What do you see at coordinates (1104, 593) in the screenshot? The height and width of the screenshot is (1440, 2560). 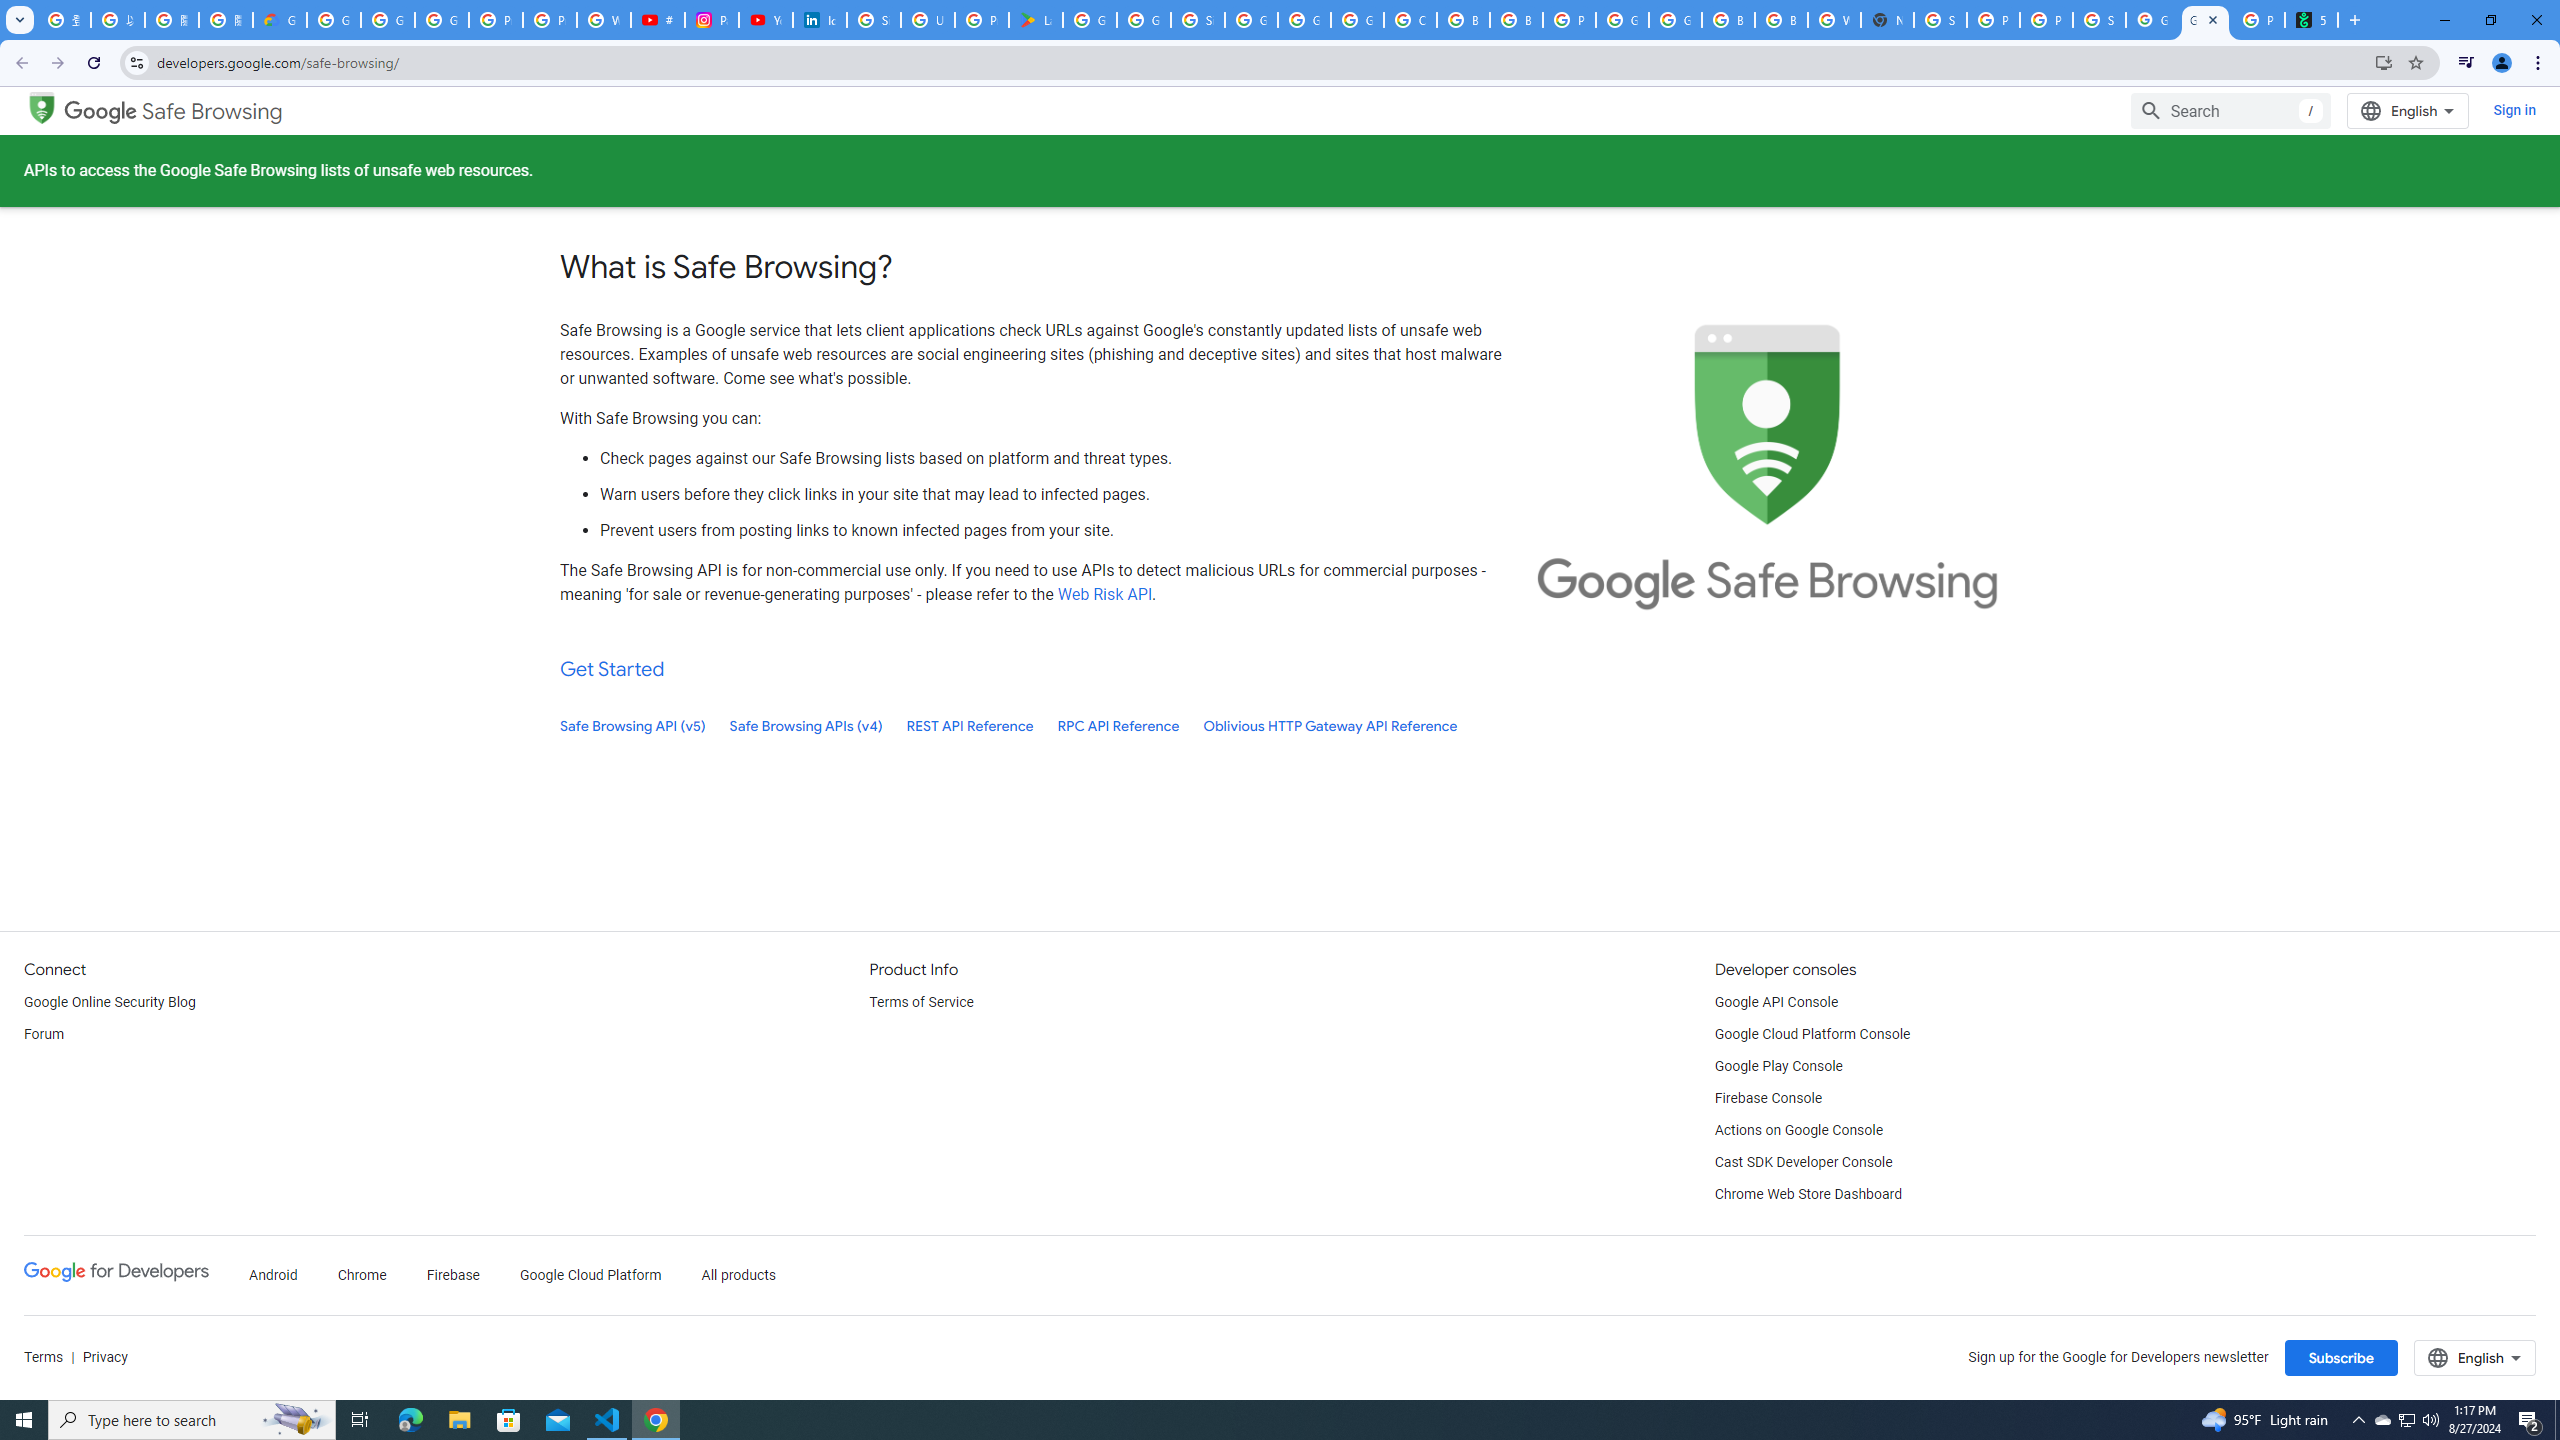 I see `'Web Risk API'` at bounding box center [1104, 593].